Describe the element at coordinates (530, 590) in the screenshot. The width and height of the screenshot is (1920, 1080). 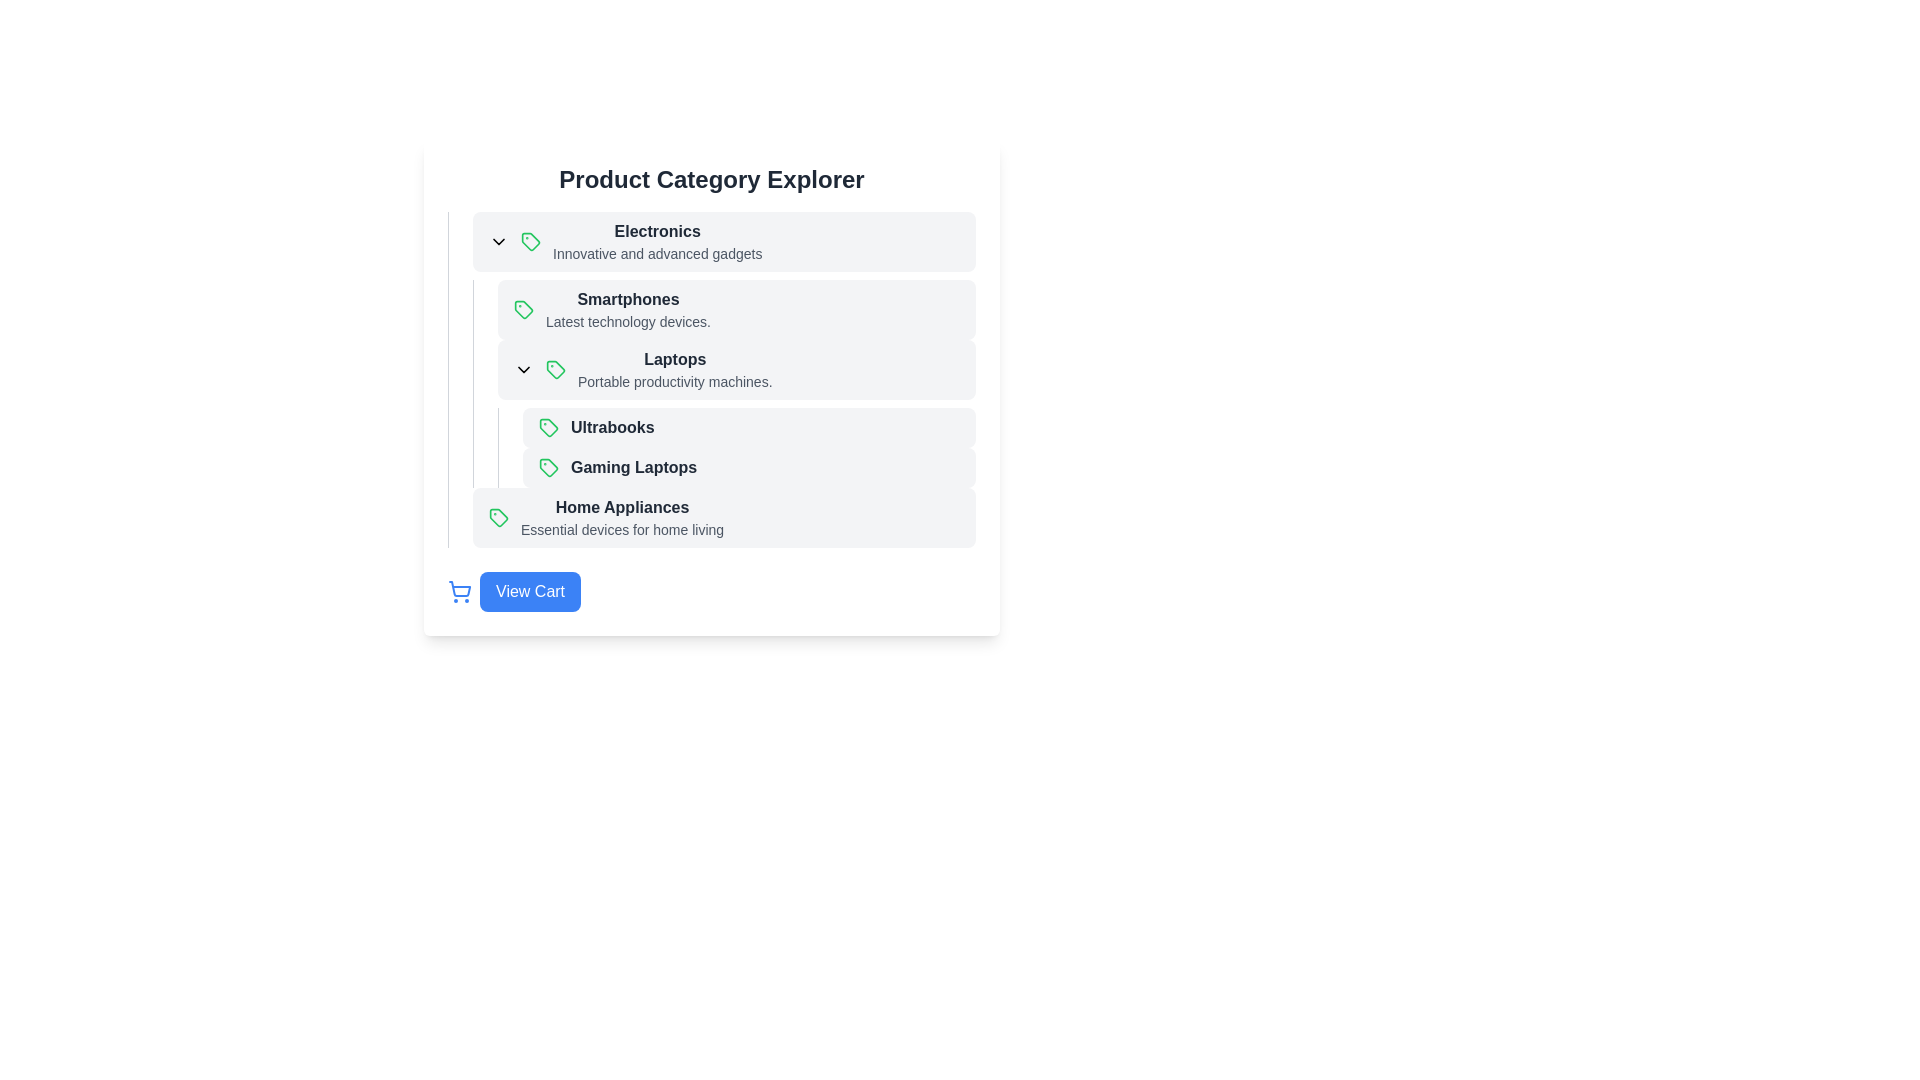
I see `the 'View Cart' button, which is a rectangular button with white sans-serif text on a blue background, located to the right of the shopping cart icon` at that location.